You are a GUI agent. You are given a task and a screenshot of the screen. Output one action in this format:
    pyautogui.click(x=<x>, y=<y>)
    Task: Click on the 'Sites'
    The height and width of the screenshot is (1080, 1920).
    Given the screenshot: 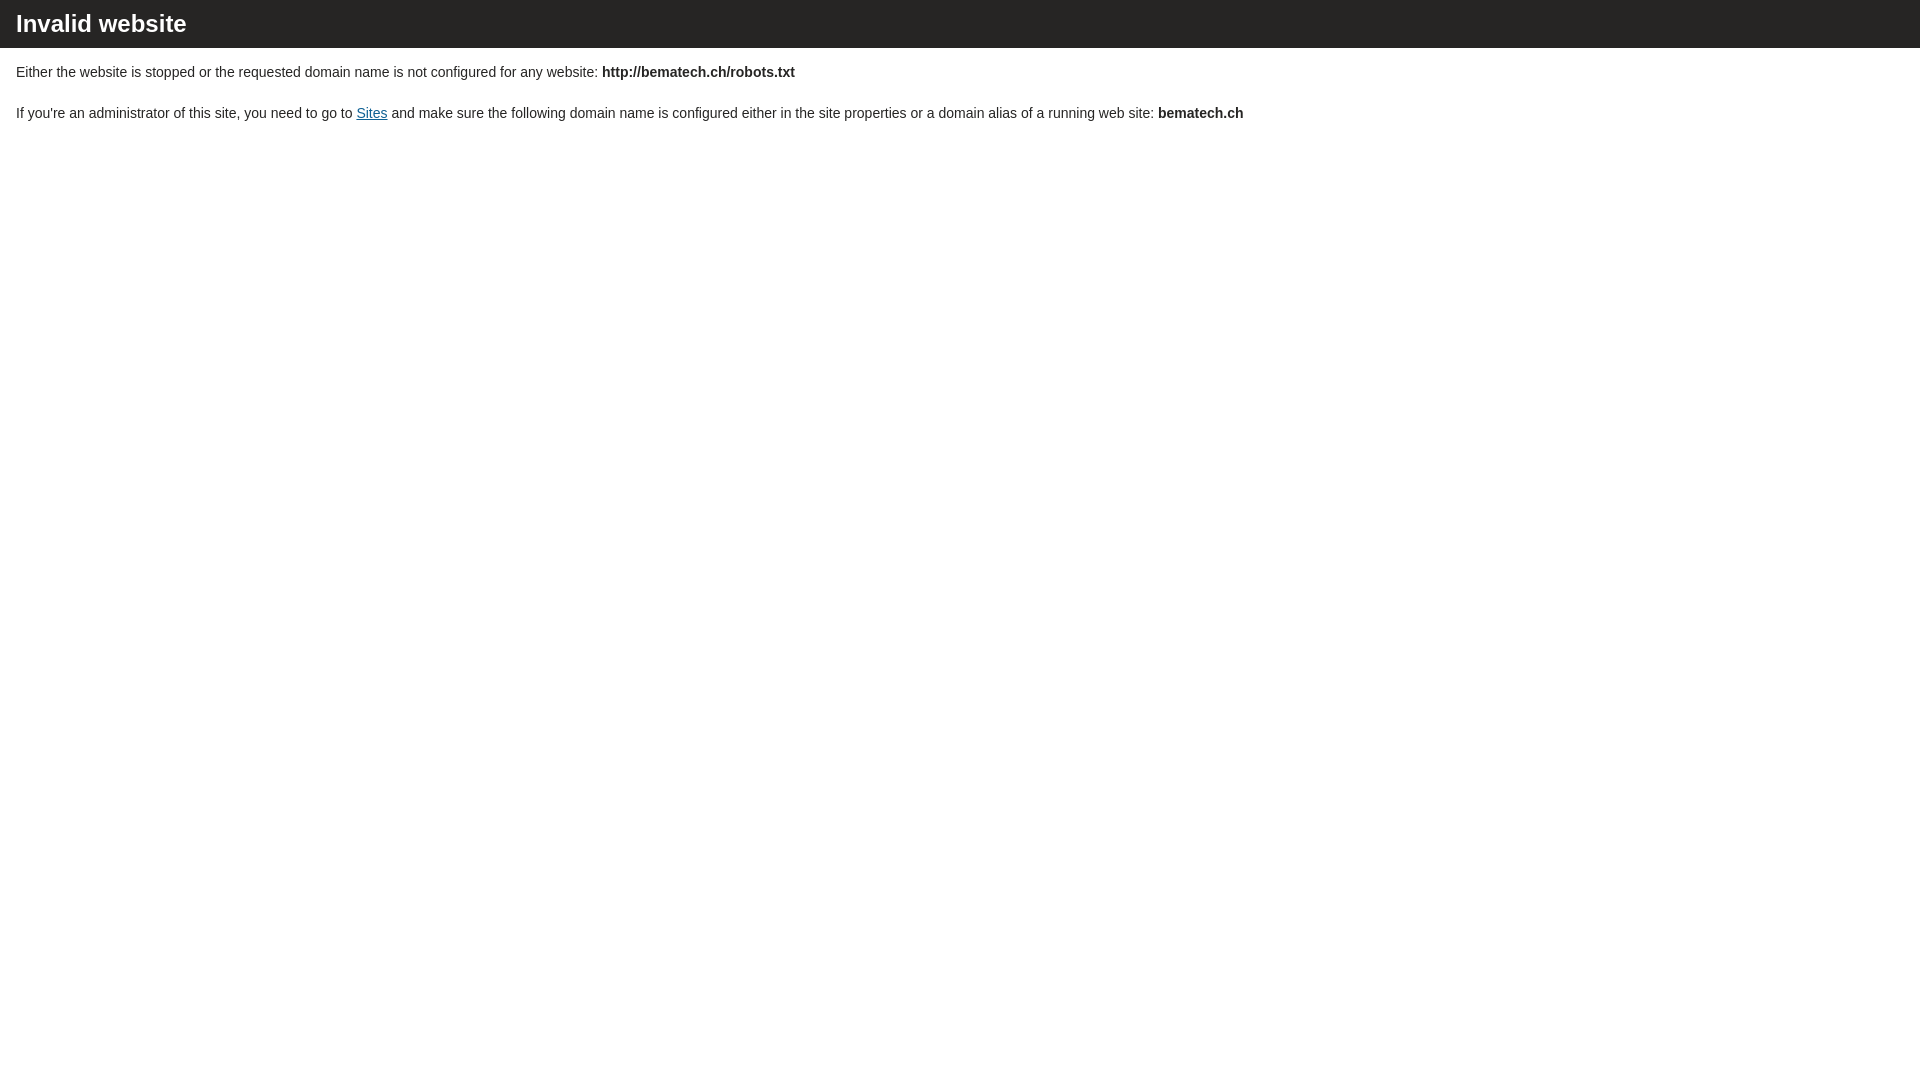 What is the action you would take?
    pyautogui.click(x=371, y=112)
    